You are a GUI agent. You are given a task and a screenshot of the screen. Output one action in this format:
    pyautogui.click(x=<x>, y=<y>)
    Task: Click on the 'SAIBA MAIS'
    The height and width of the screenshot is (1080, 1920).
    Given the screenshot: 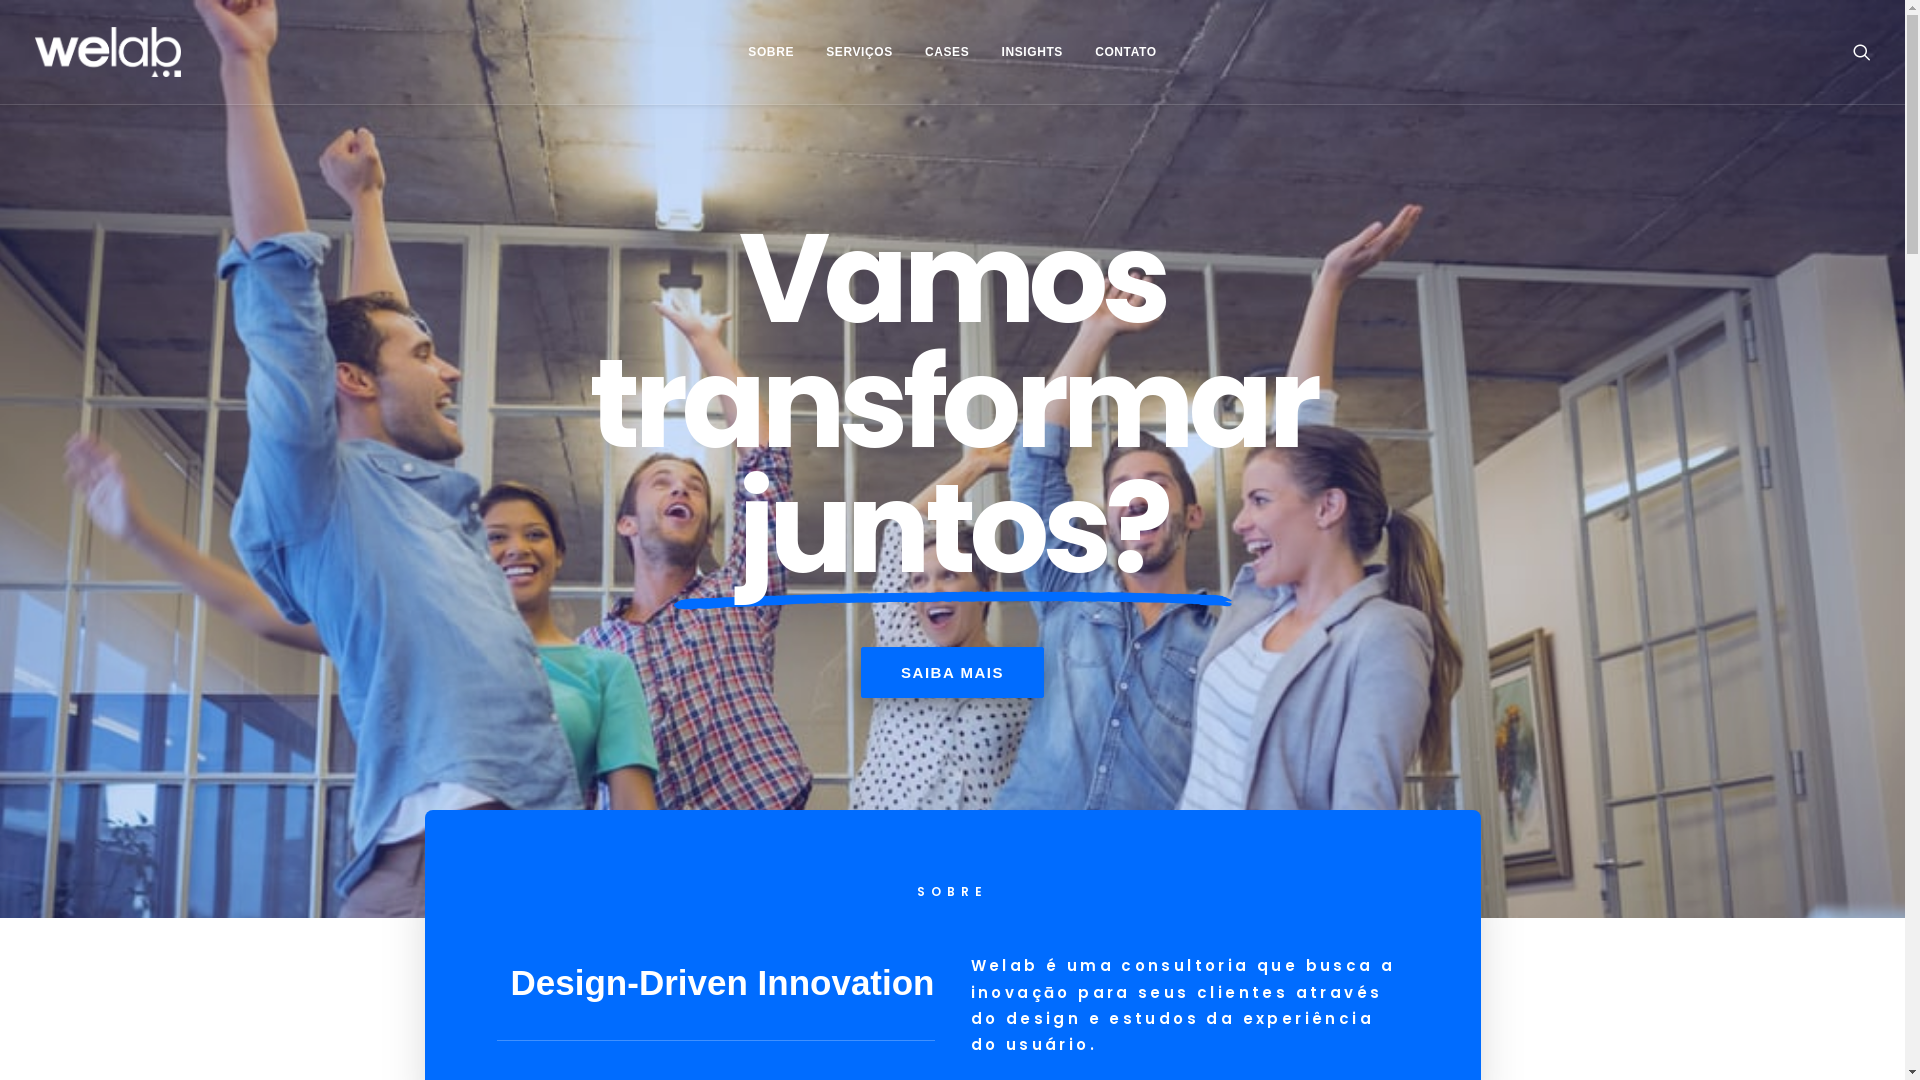 What is the action you would take?
    pyautogui.click(x=860, y=672)
    